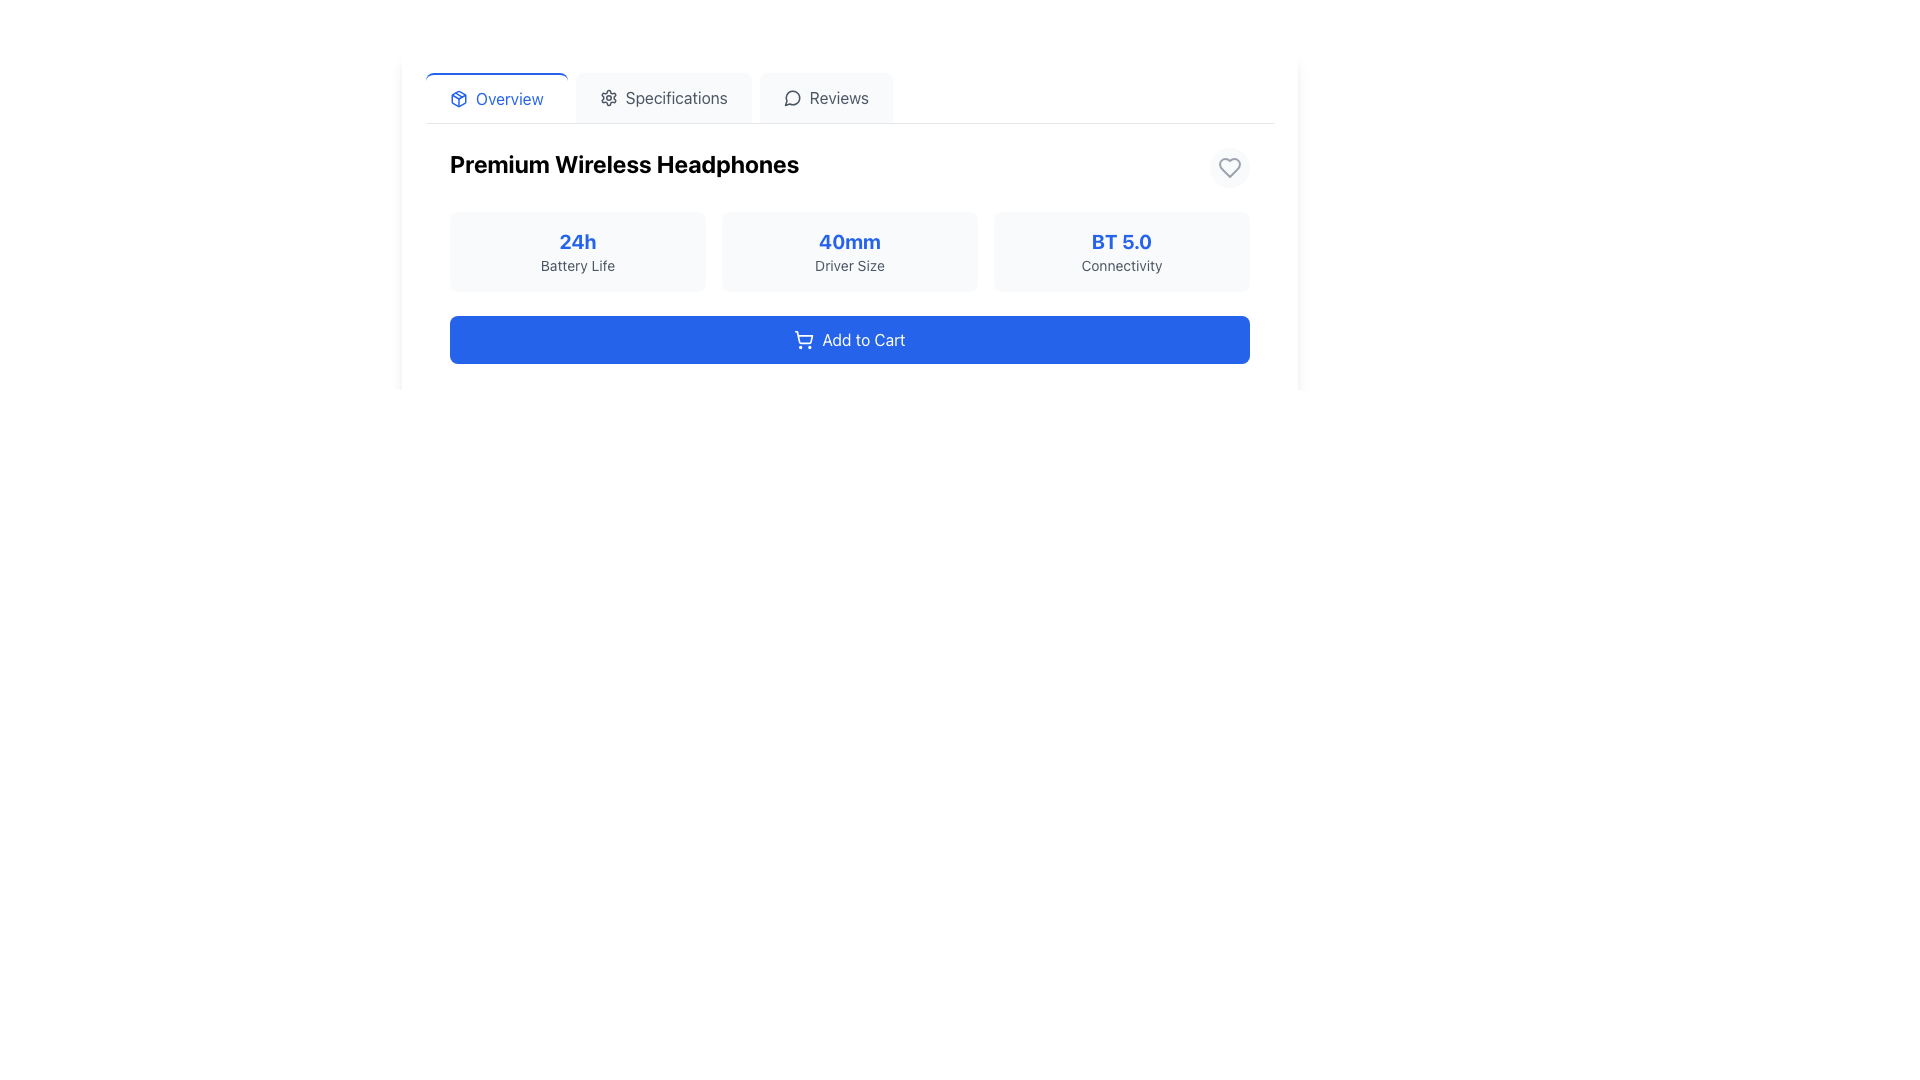 The image size is (1920, 1080). What do you see at coordinates (576, 241) in the screenshot?
I see `the text label displaying '24h' in a bold and large blue font, which is centrally located in a light-gray box with rounded edges` at bounding box center [576, 241].